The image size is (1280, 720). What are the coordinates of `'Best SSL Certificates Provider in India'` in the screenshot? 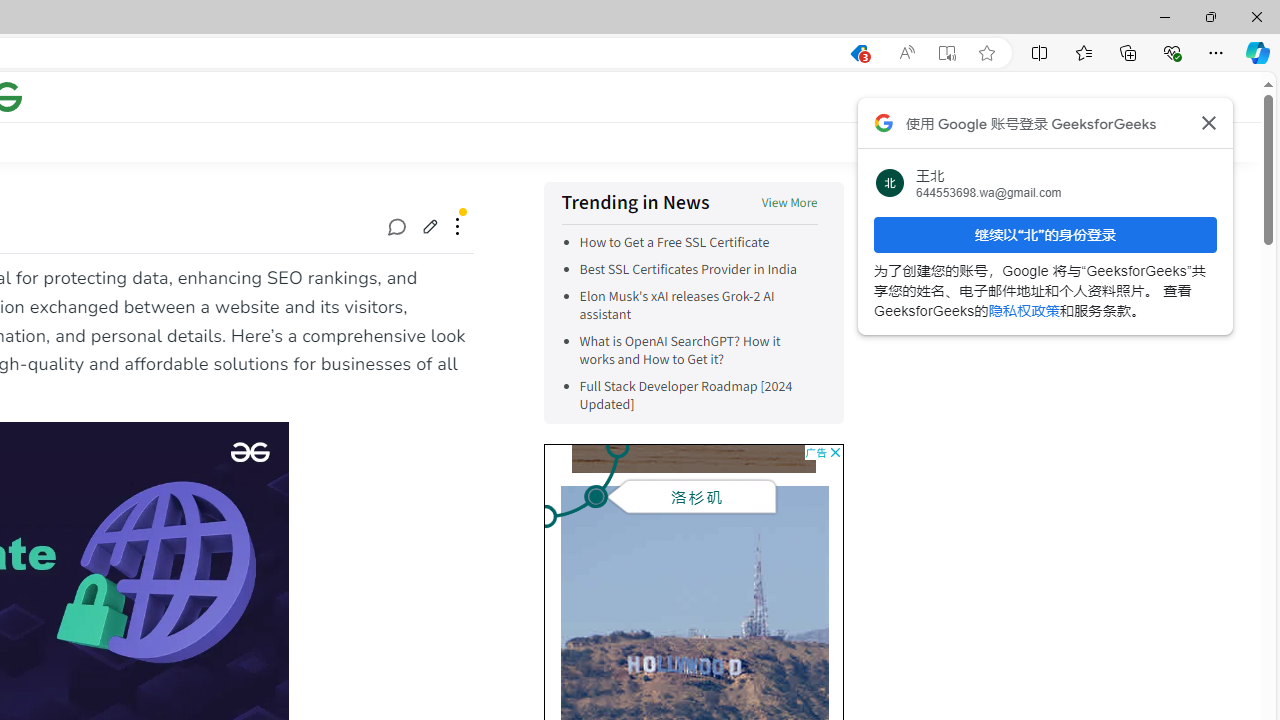 It's located at (698, 270).